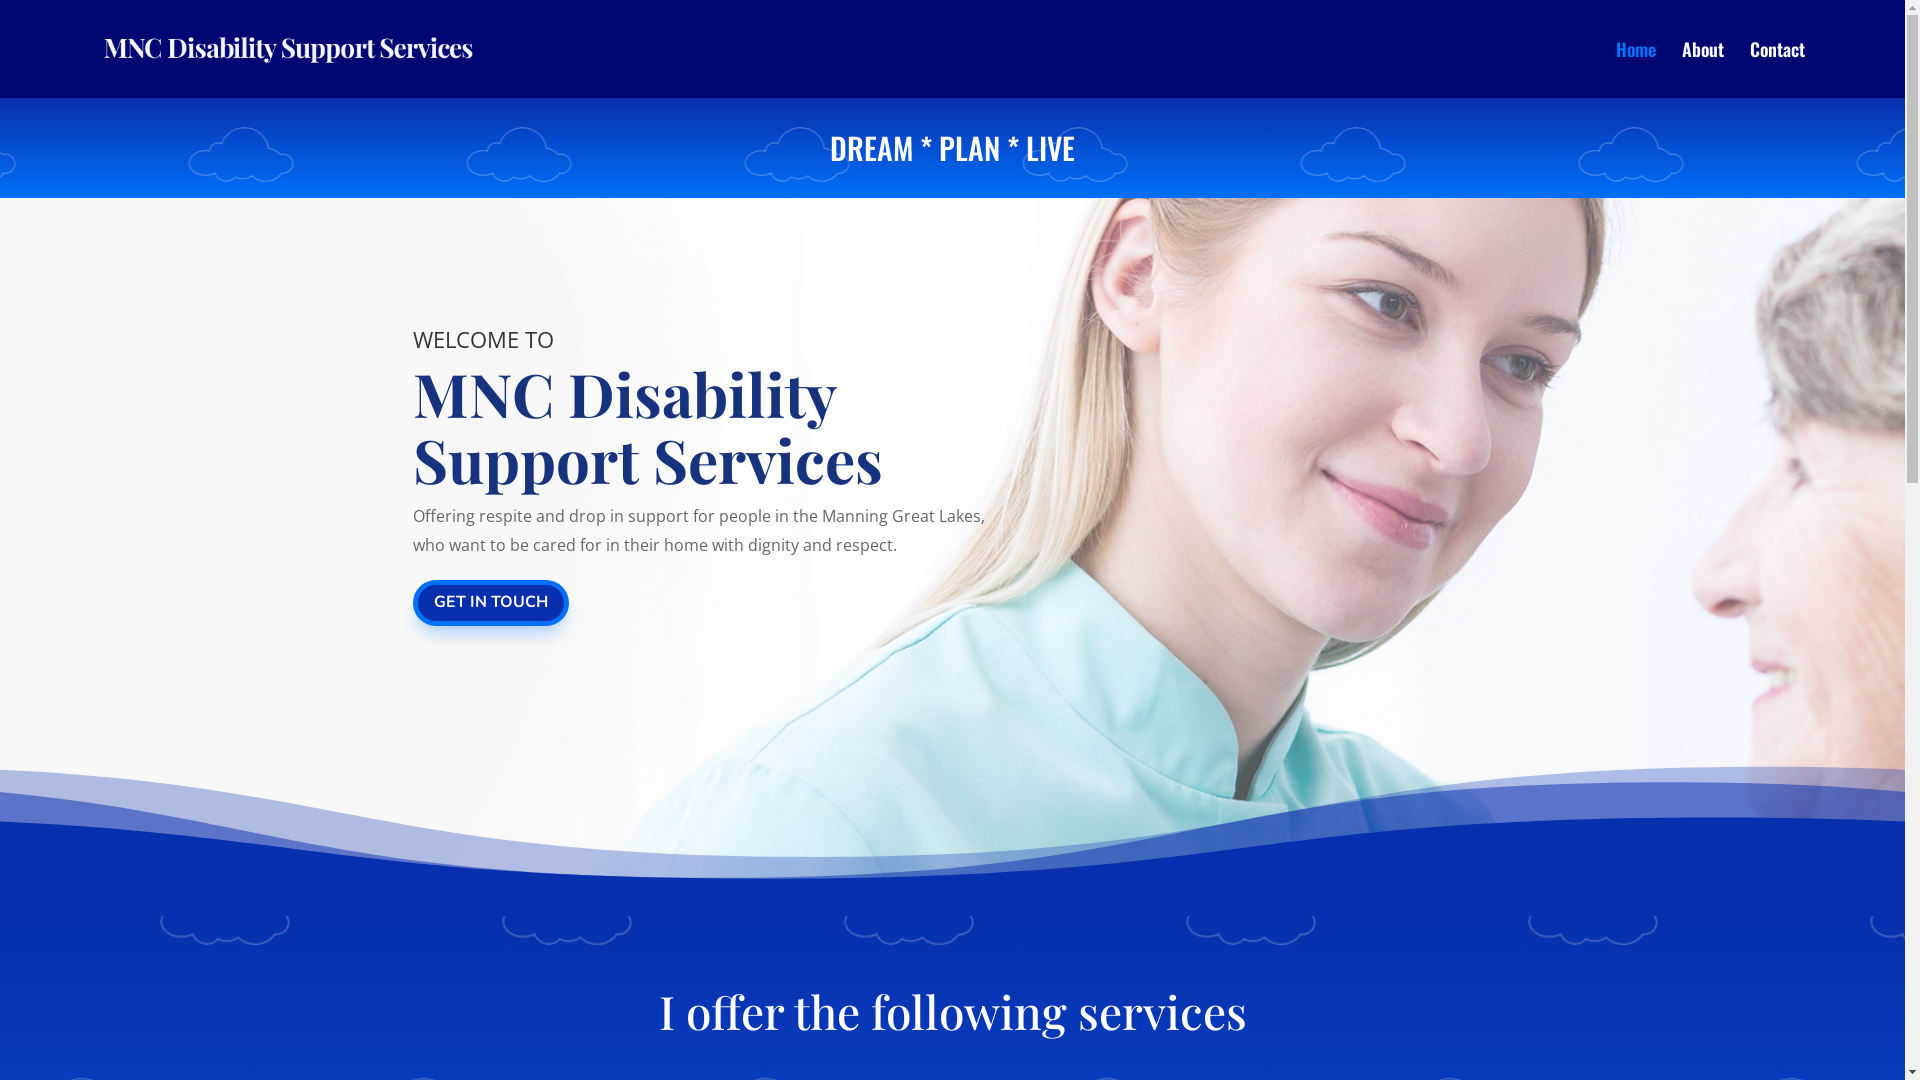 The image size is (1920, 1080). I want to click on 'About', so click(1702, 68).